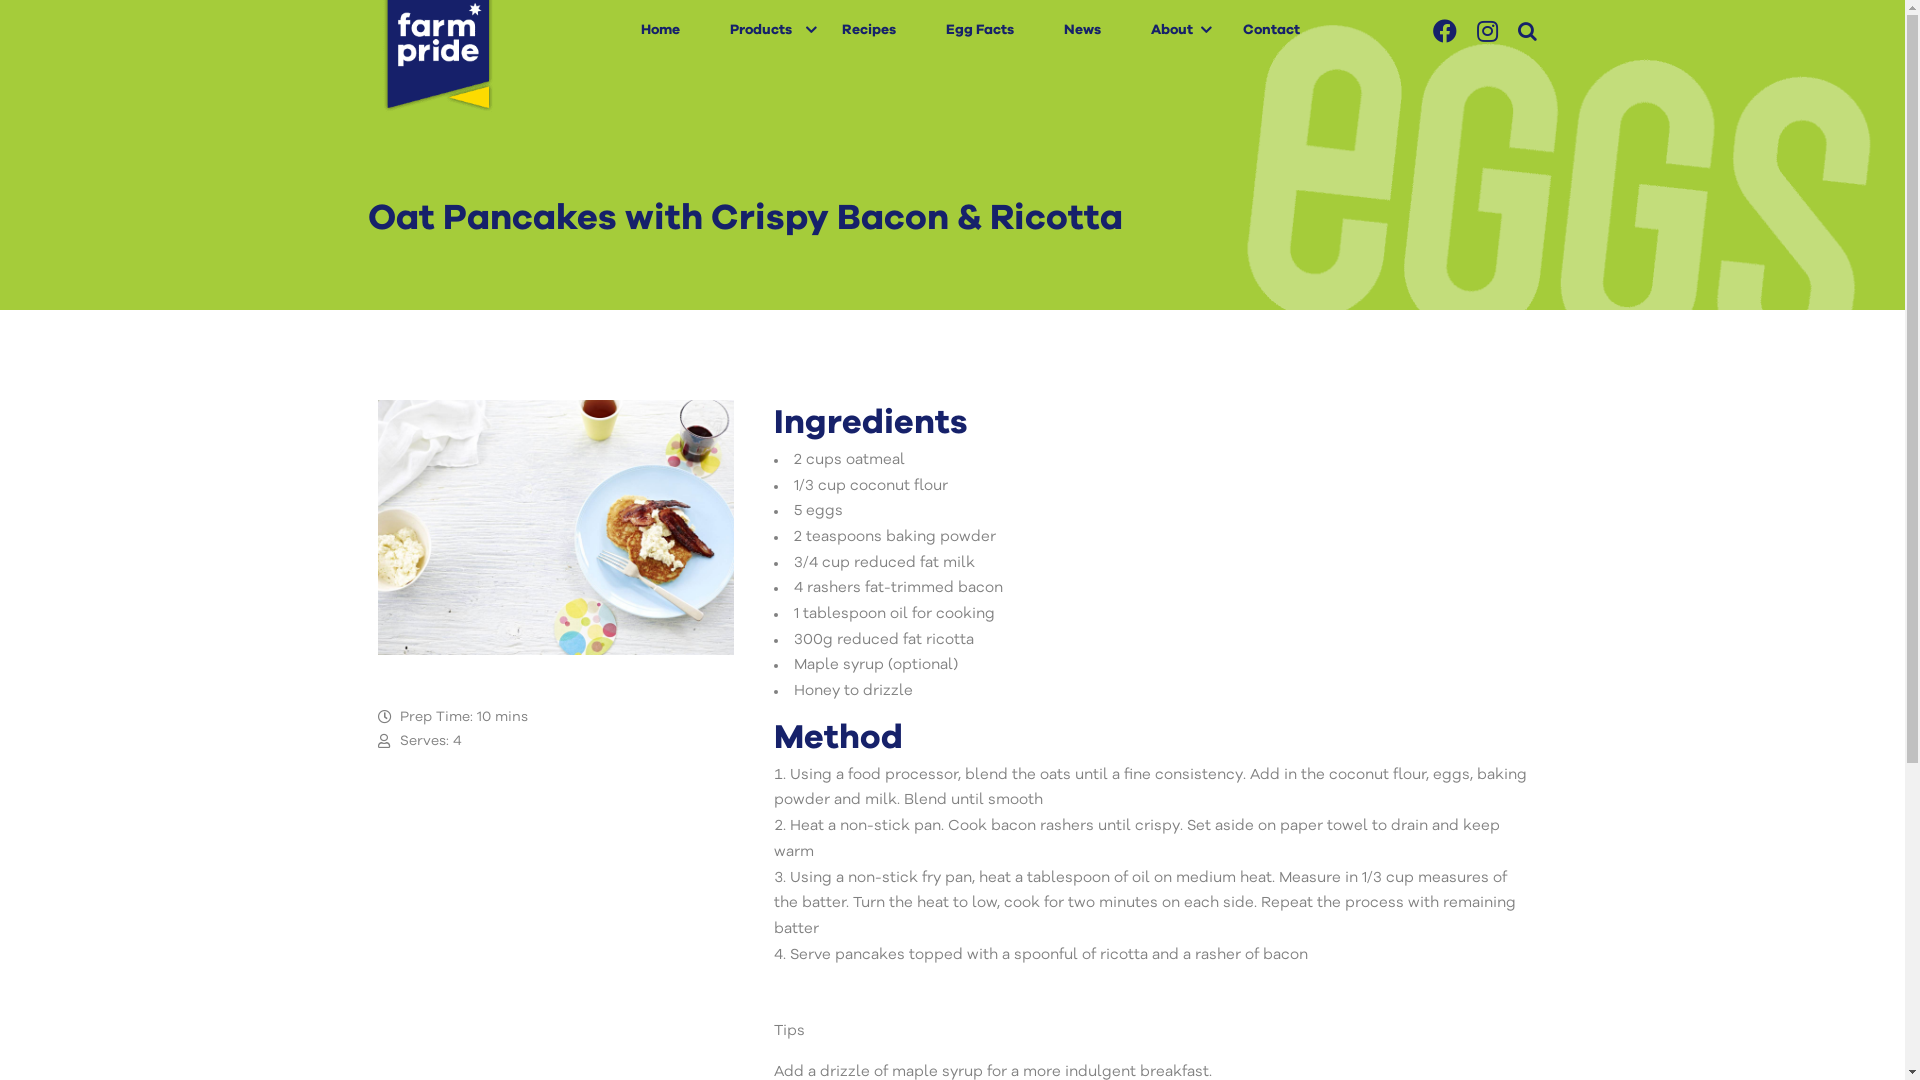 Image resolution: width=1920 pixels, height=1080 pixels. Describe the element at coordinates (1038, 30) in the screenshot. I see `'News'` at that location.